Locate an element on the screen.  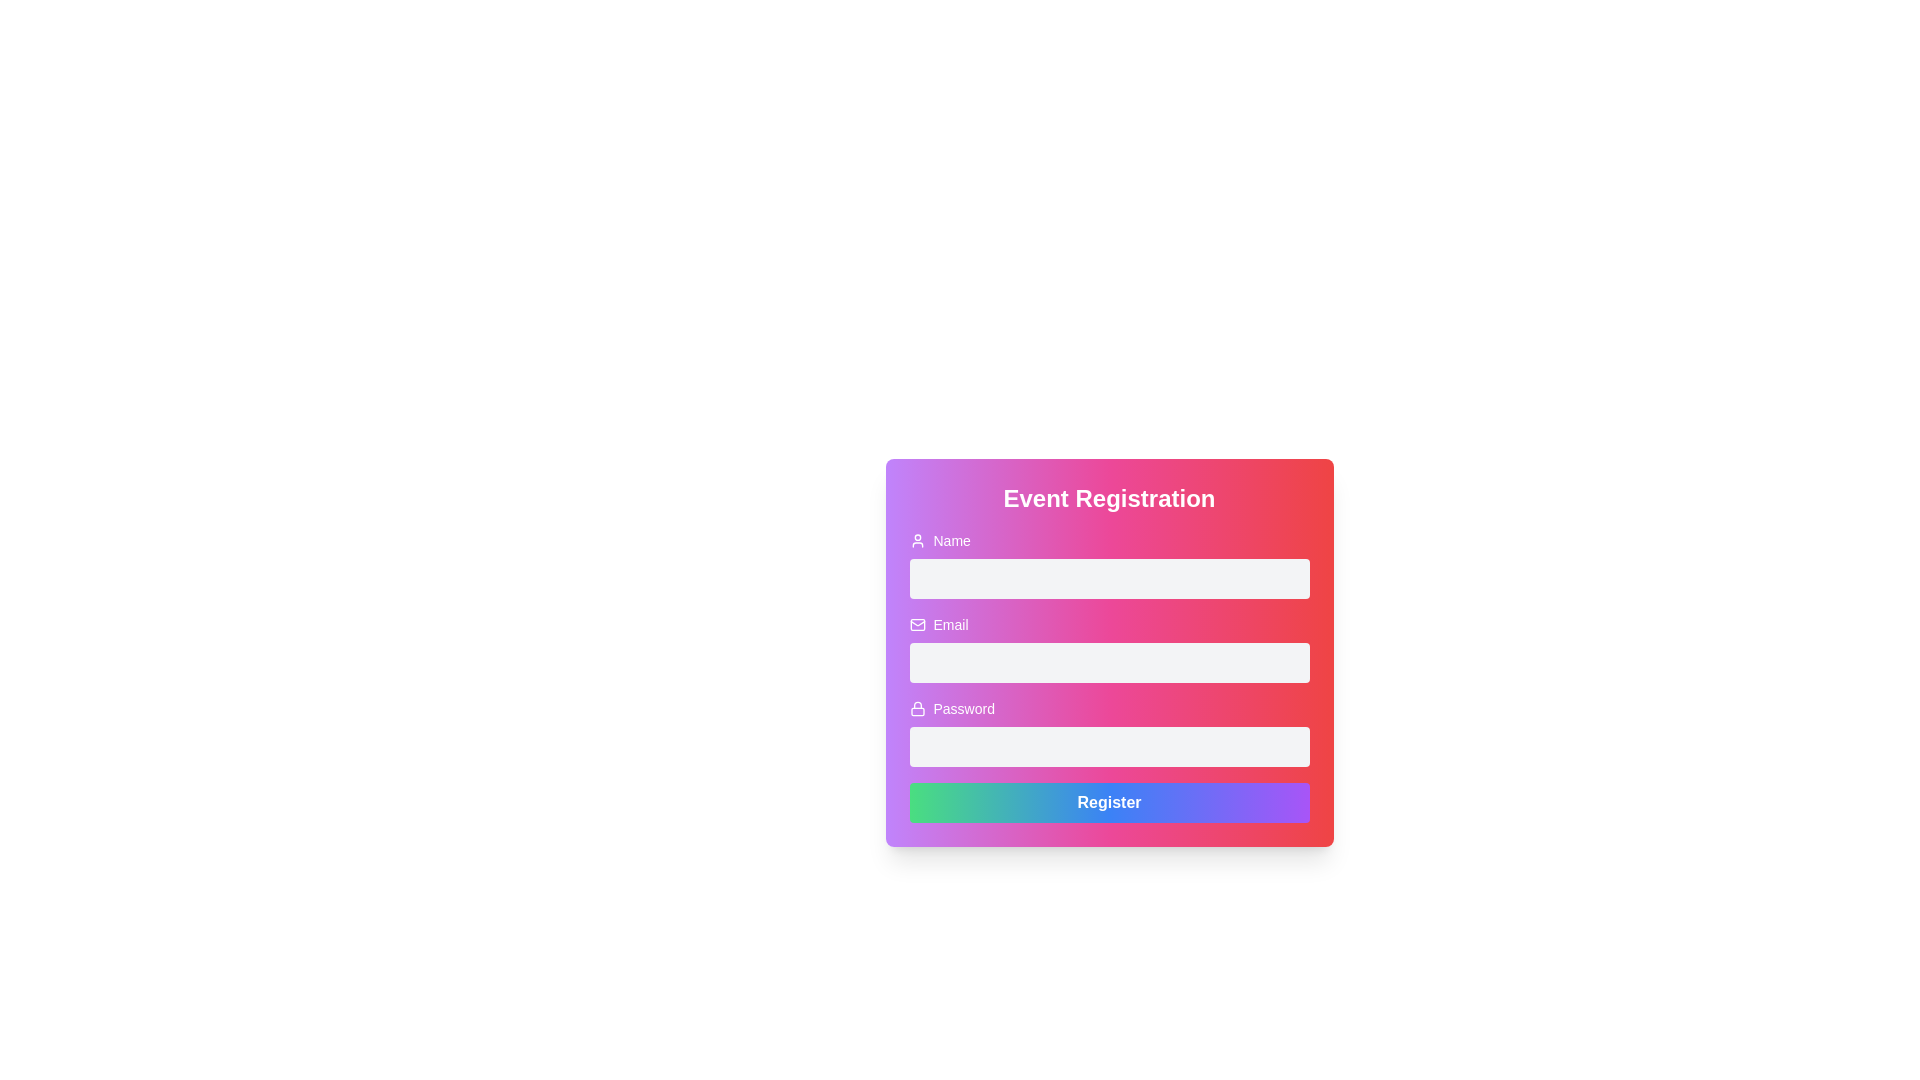
the minimalist lock icon located to the left of the 'Password' text label in the form is located at coordinates (916, 708).